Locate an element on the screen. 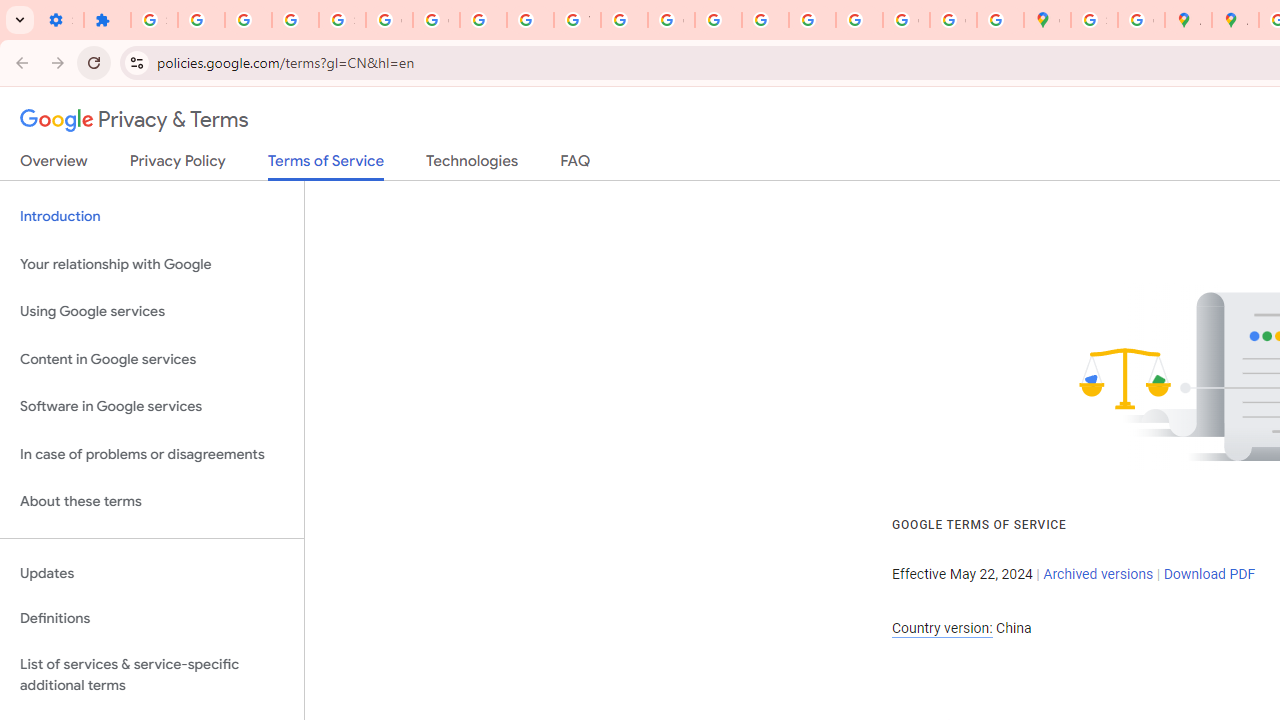  'Using Google services' is located at coordinates (151, 312).